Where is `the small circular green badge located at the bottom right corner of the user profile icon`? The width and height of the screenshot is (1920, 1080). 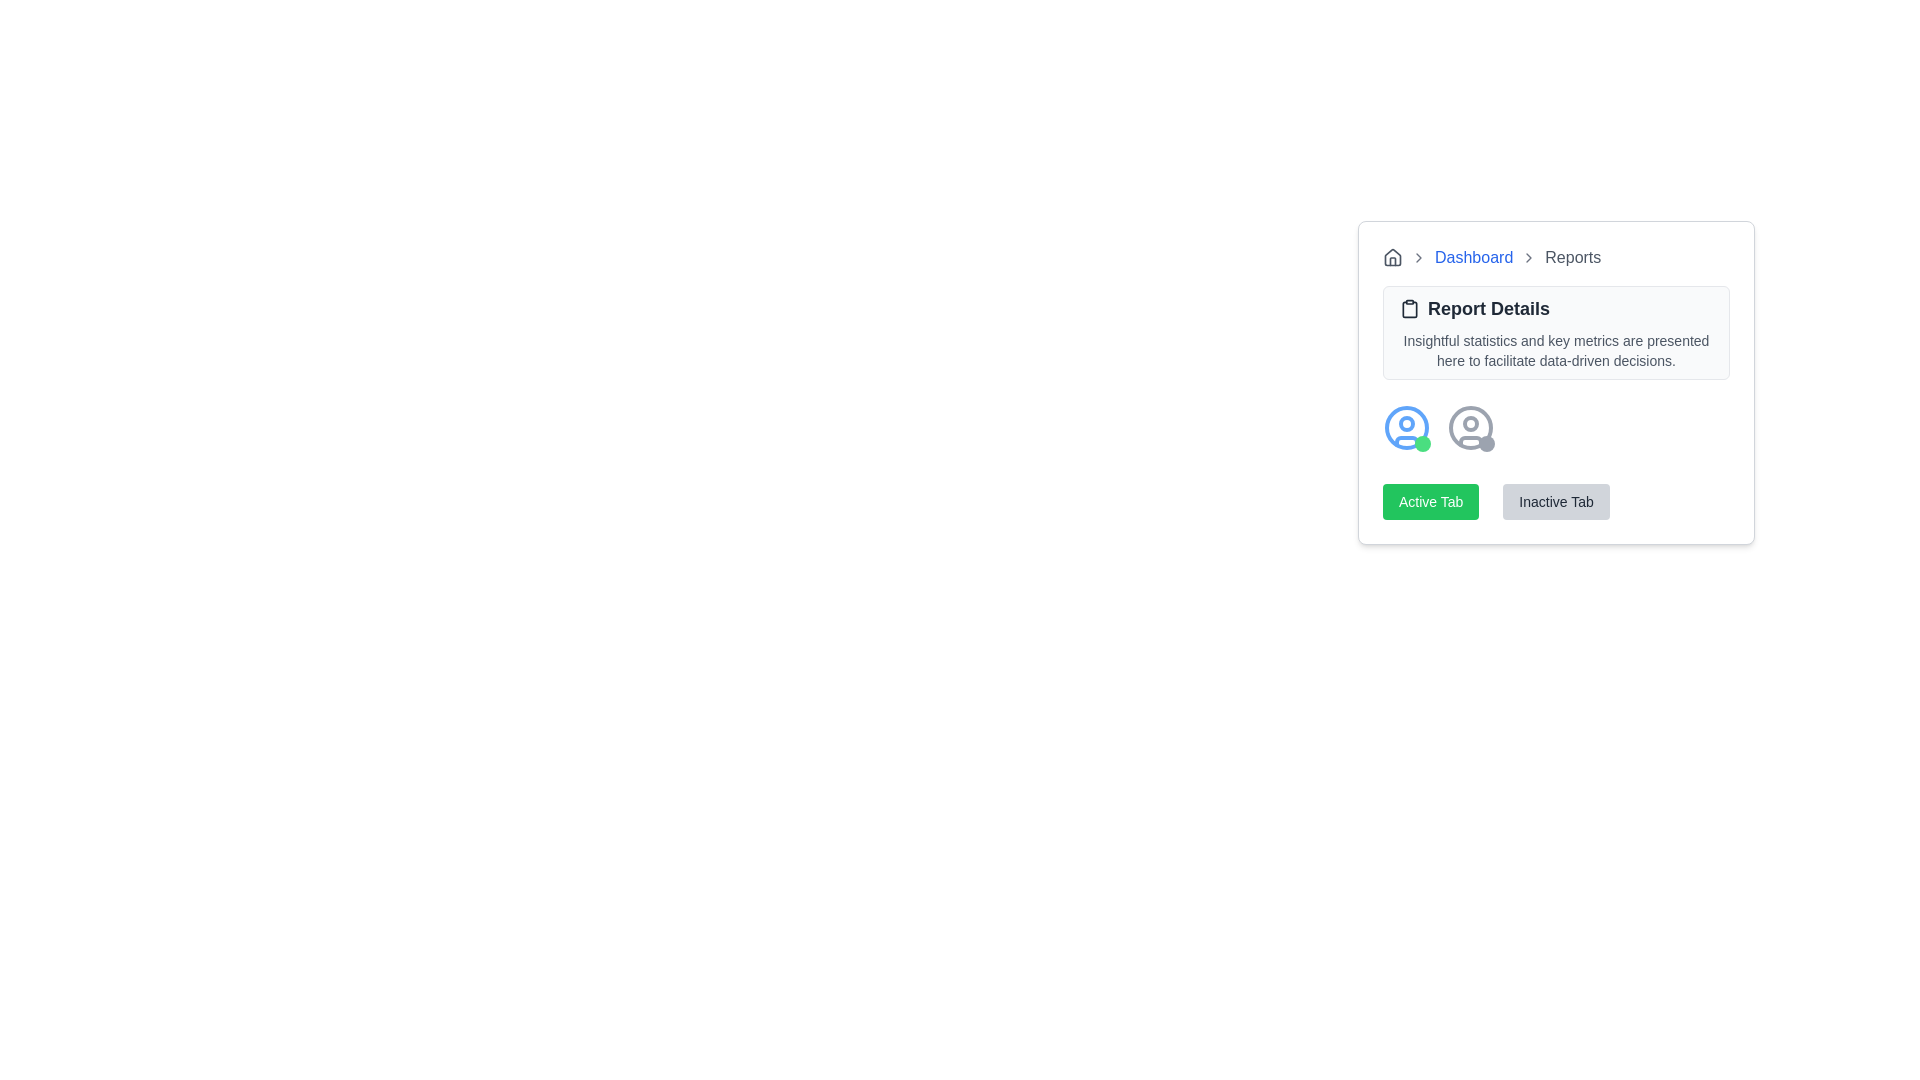
the small circular green badge located at the bottom right corner of the user profile icon is located at coordinates (1421, 442).